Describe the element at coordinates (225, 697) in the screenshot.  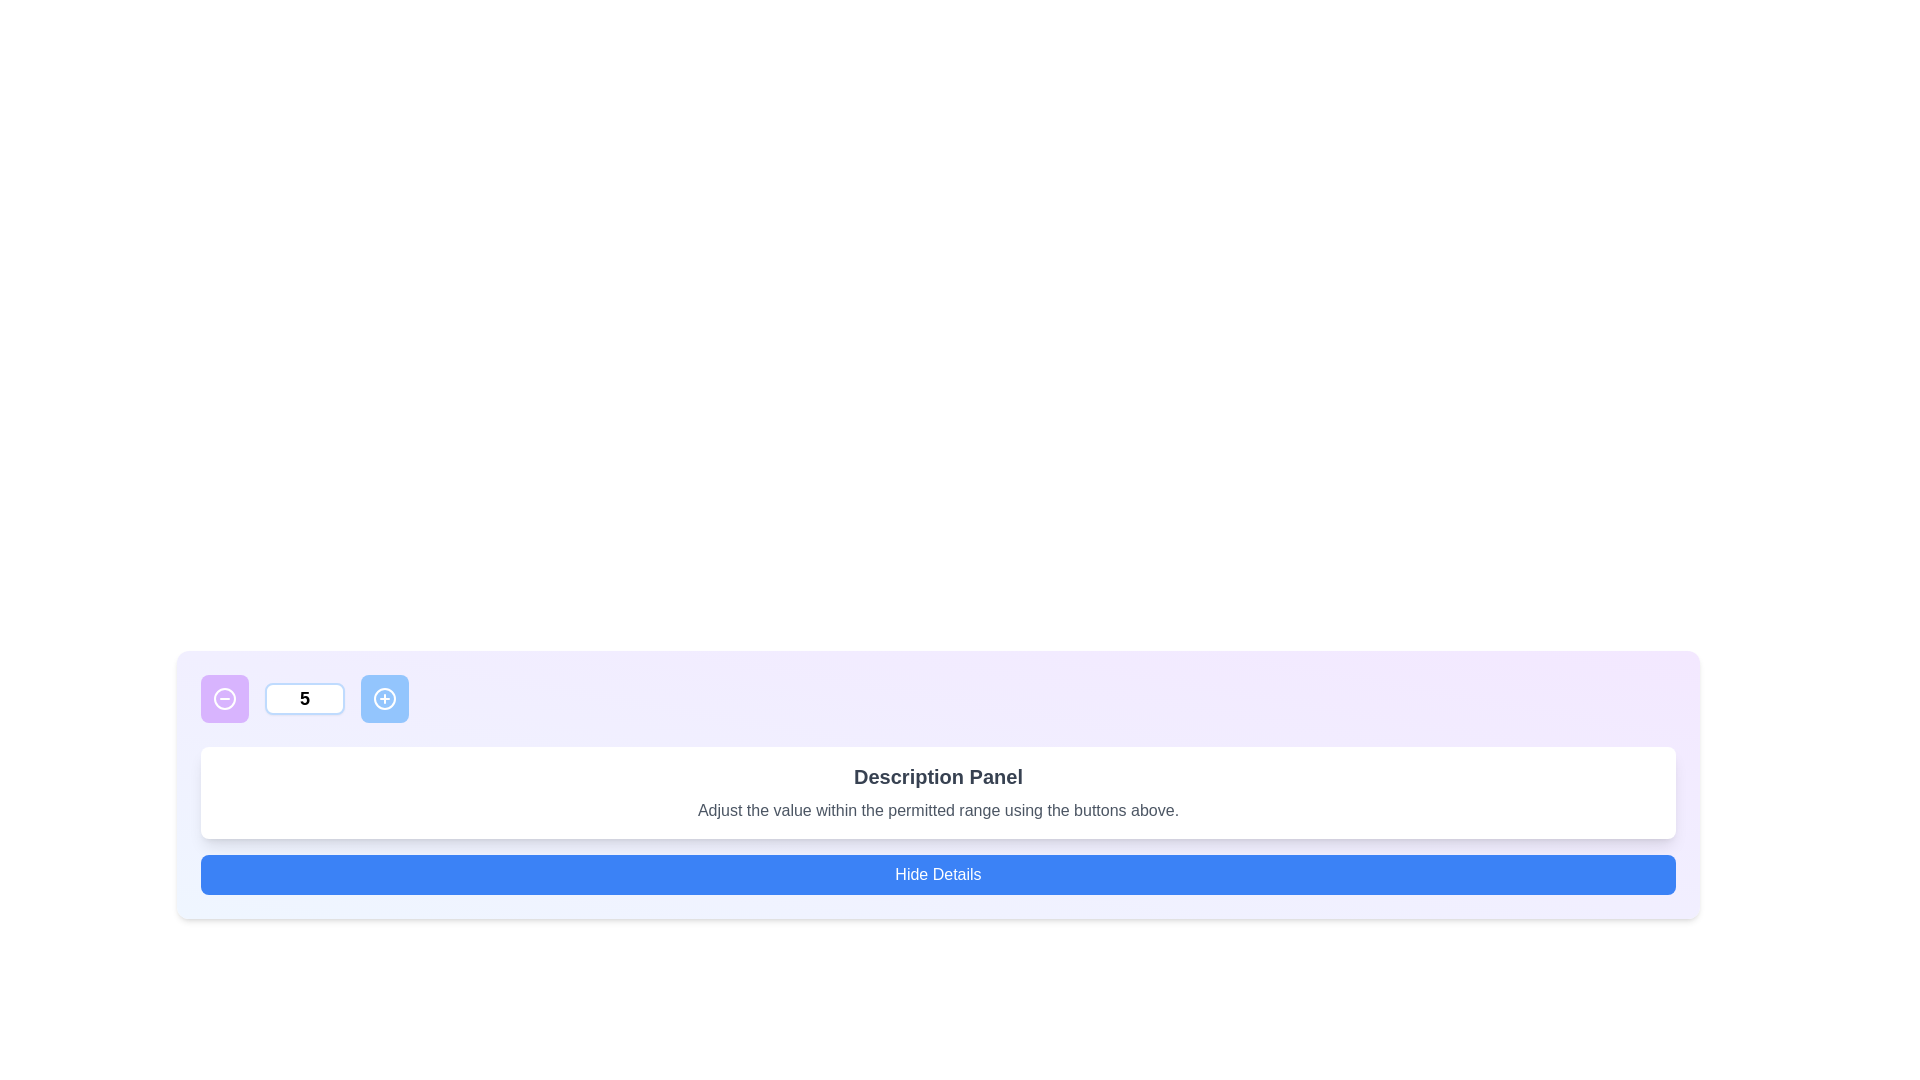
I see `the button on the leftmost side that decreases a numerical value, located next to an input field showing '5'` at that location.